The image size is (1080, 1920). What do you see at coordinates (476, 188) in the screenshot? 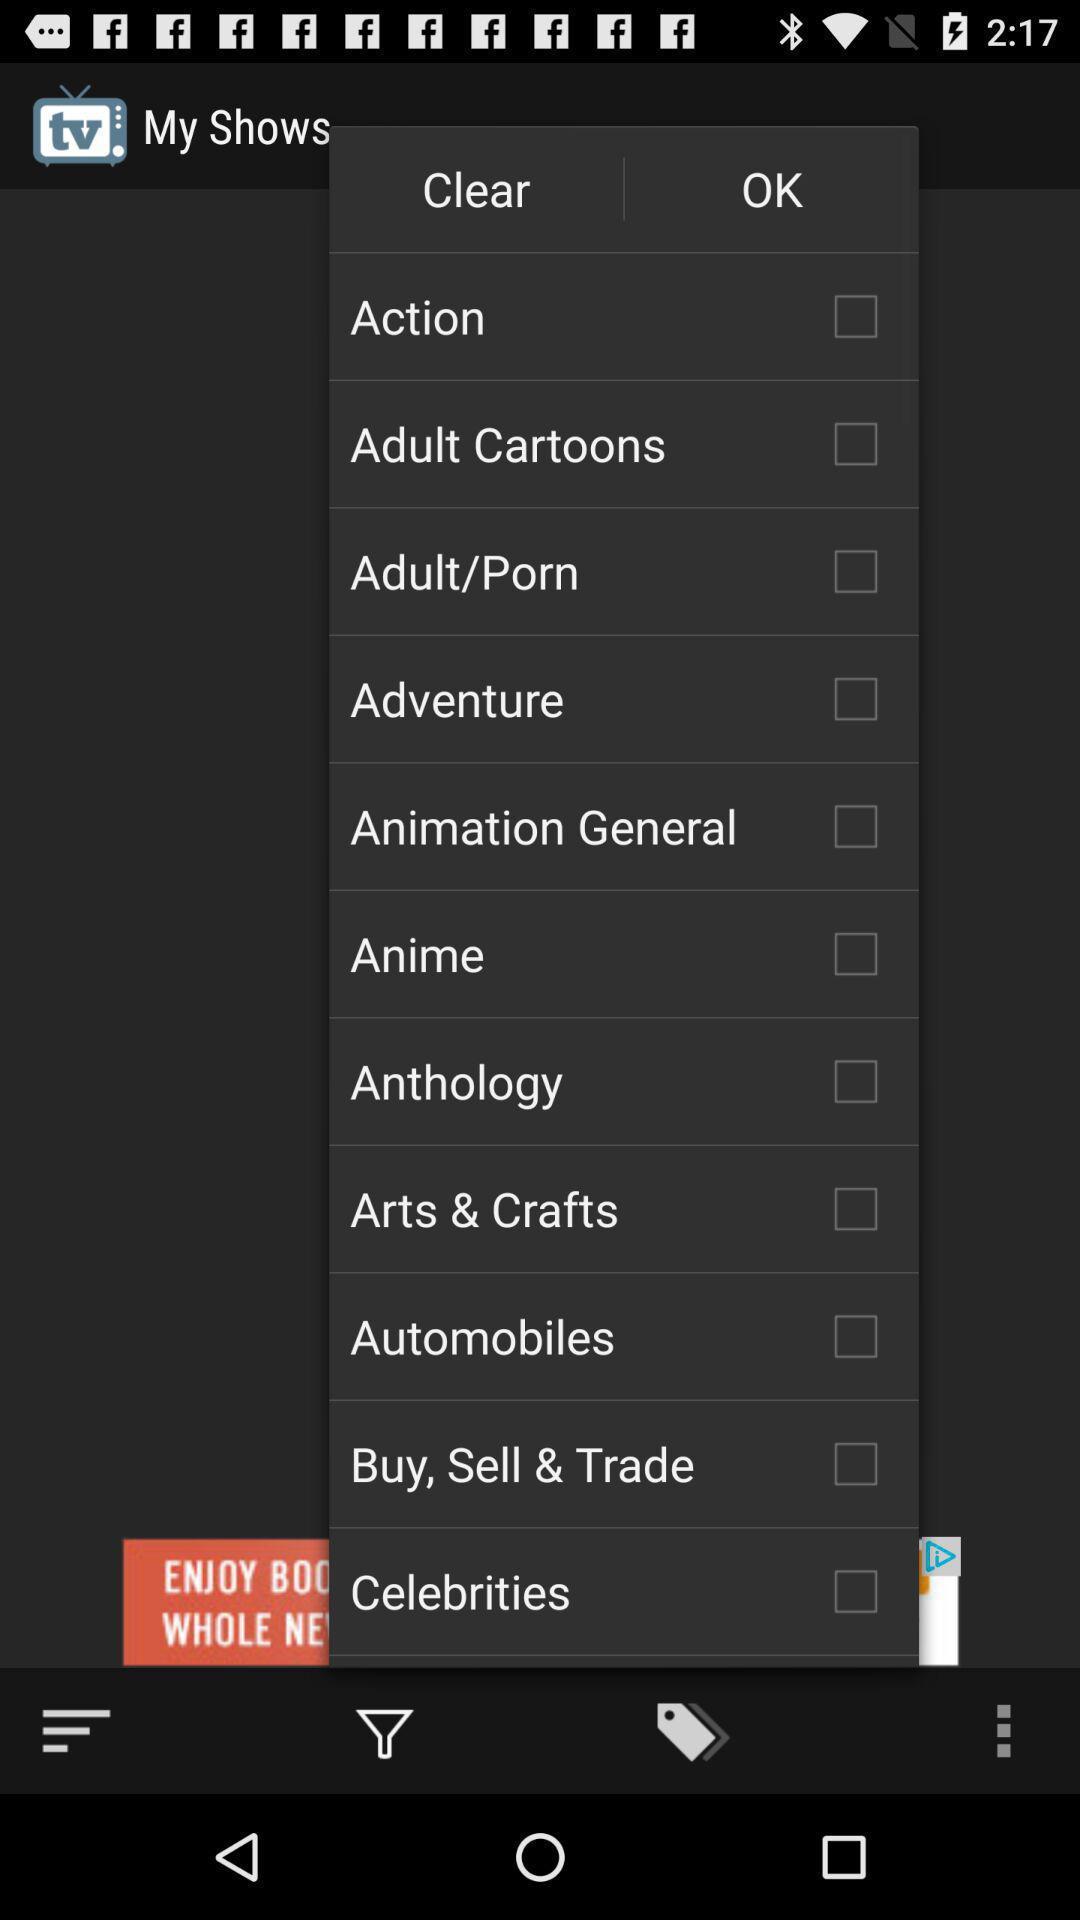
I see `button next to the ok icon` at bounding box center [476, 188].